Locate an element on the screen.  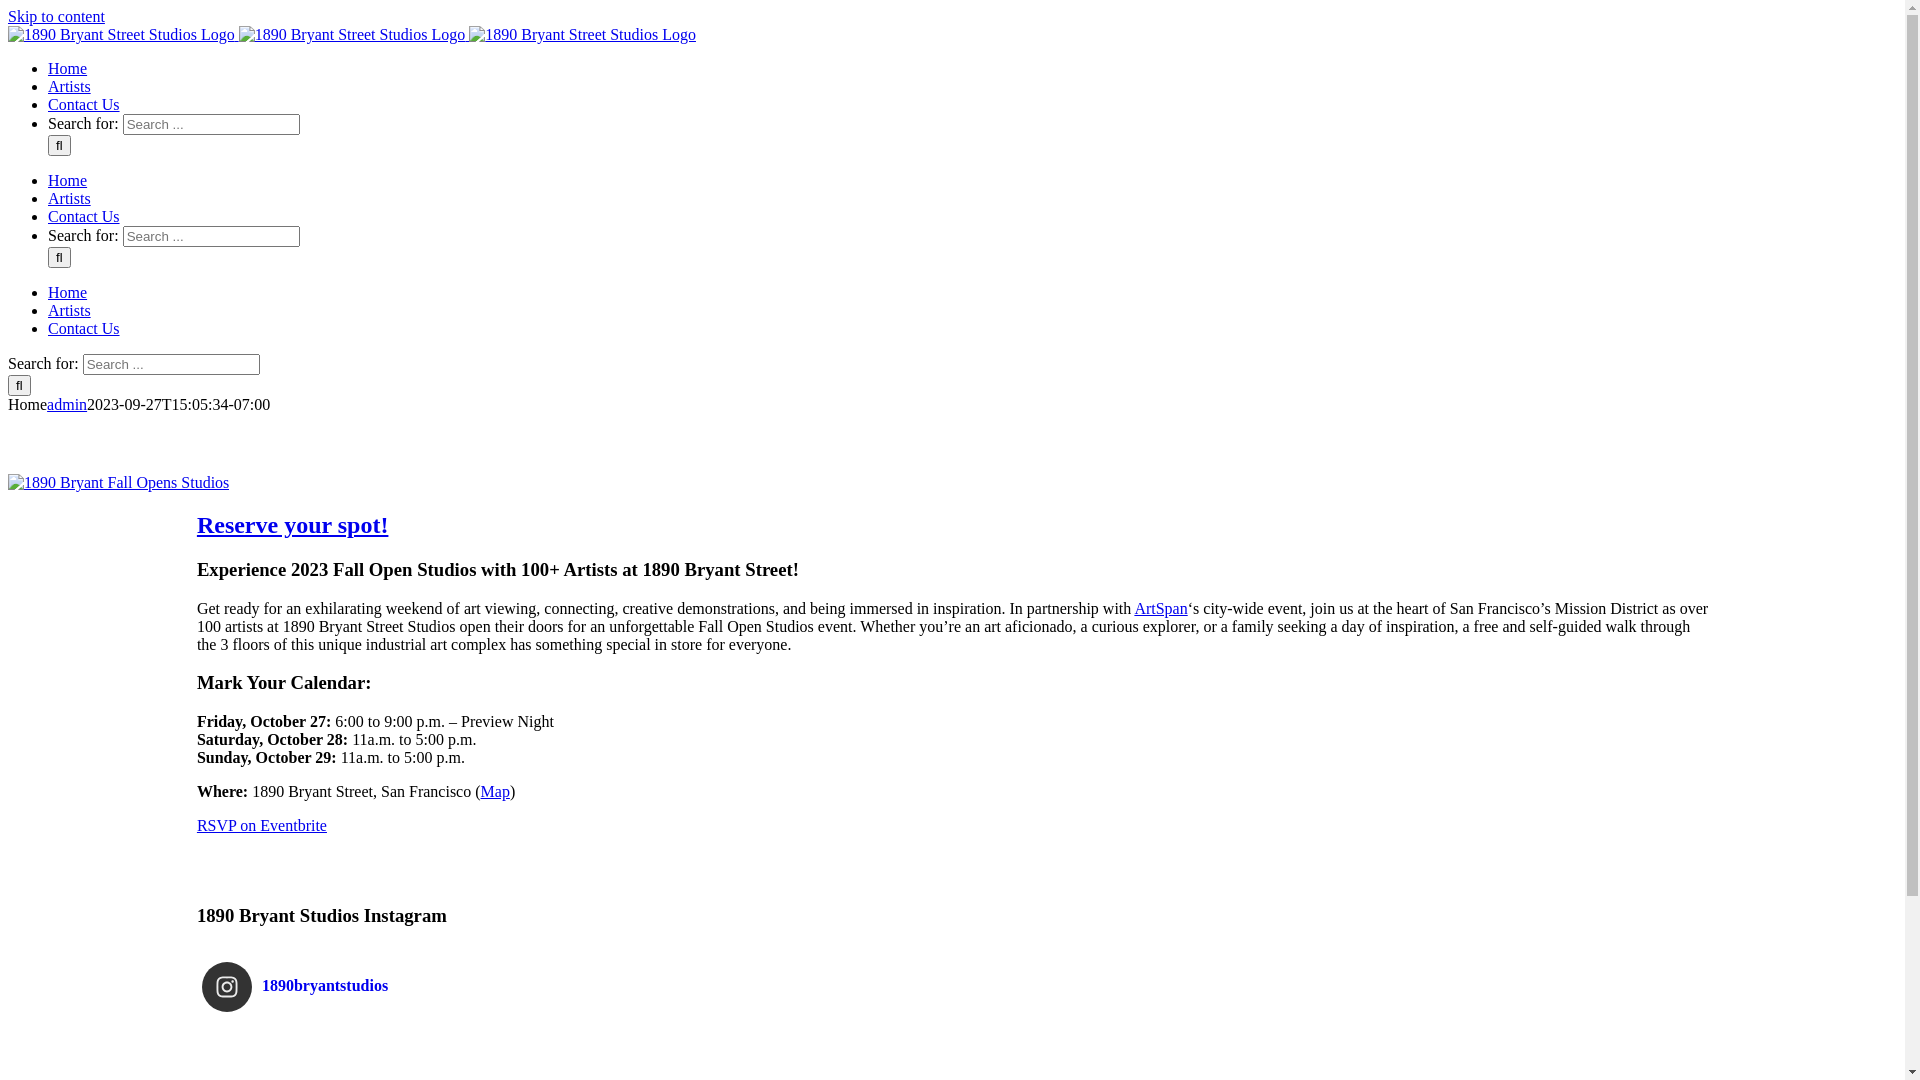
'Artists' is located at coordinates (69, 85).